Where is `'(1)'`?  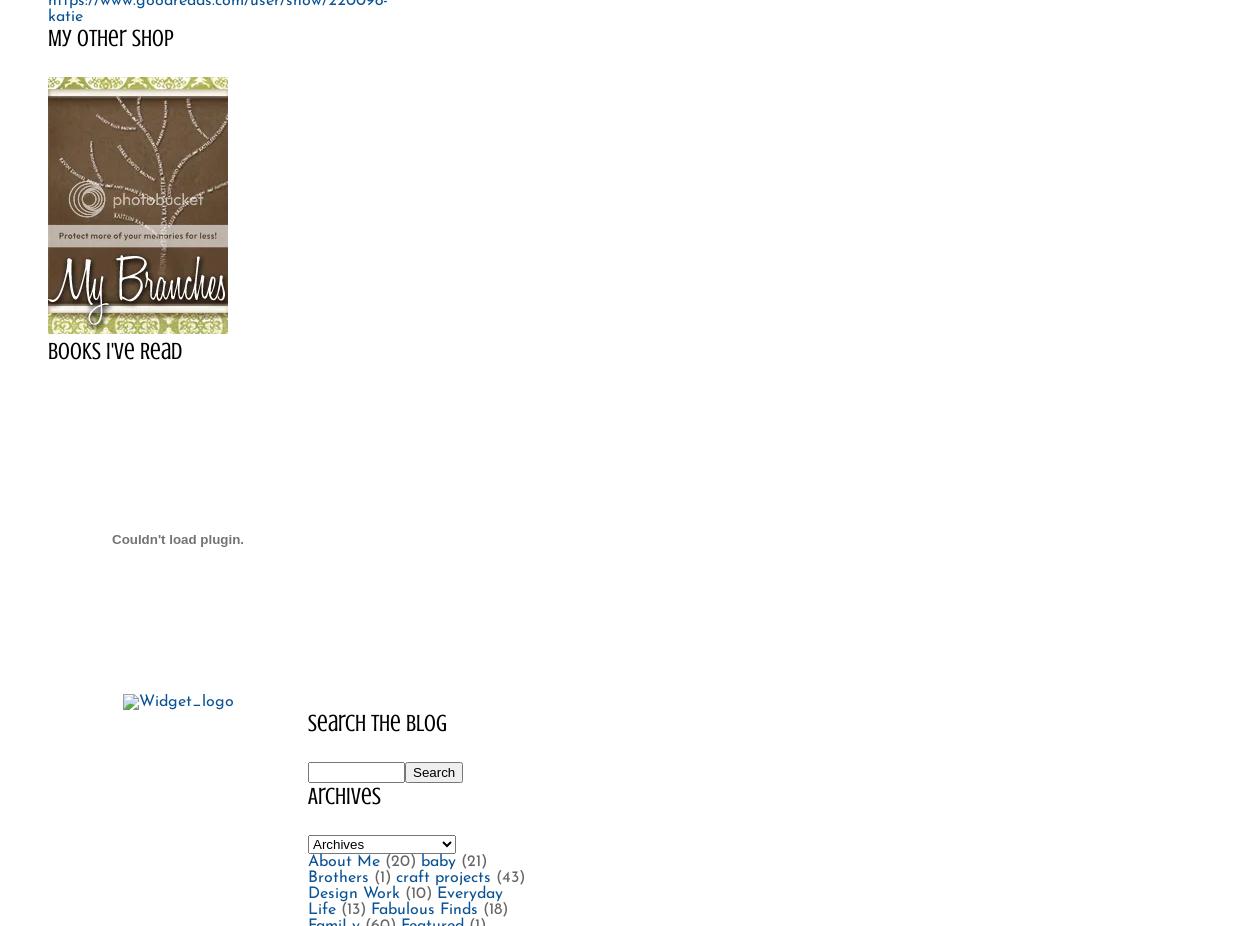
'(1)' is located at coordinates (381, 877).